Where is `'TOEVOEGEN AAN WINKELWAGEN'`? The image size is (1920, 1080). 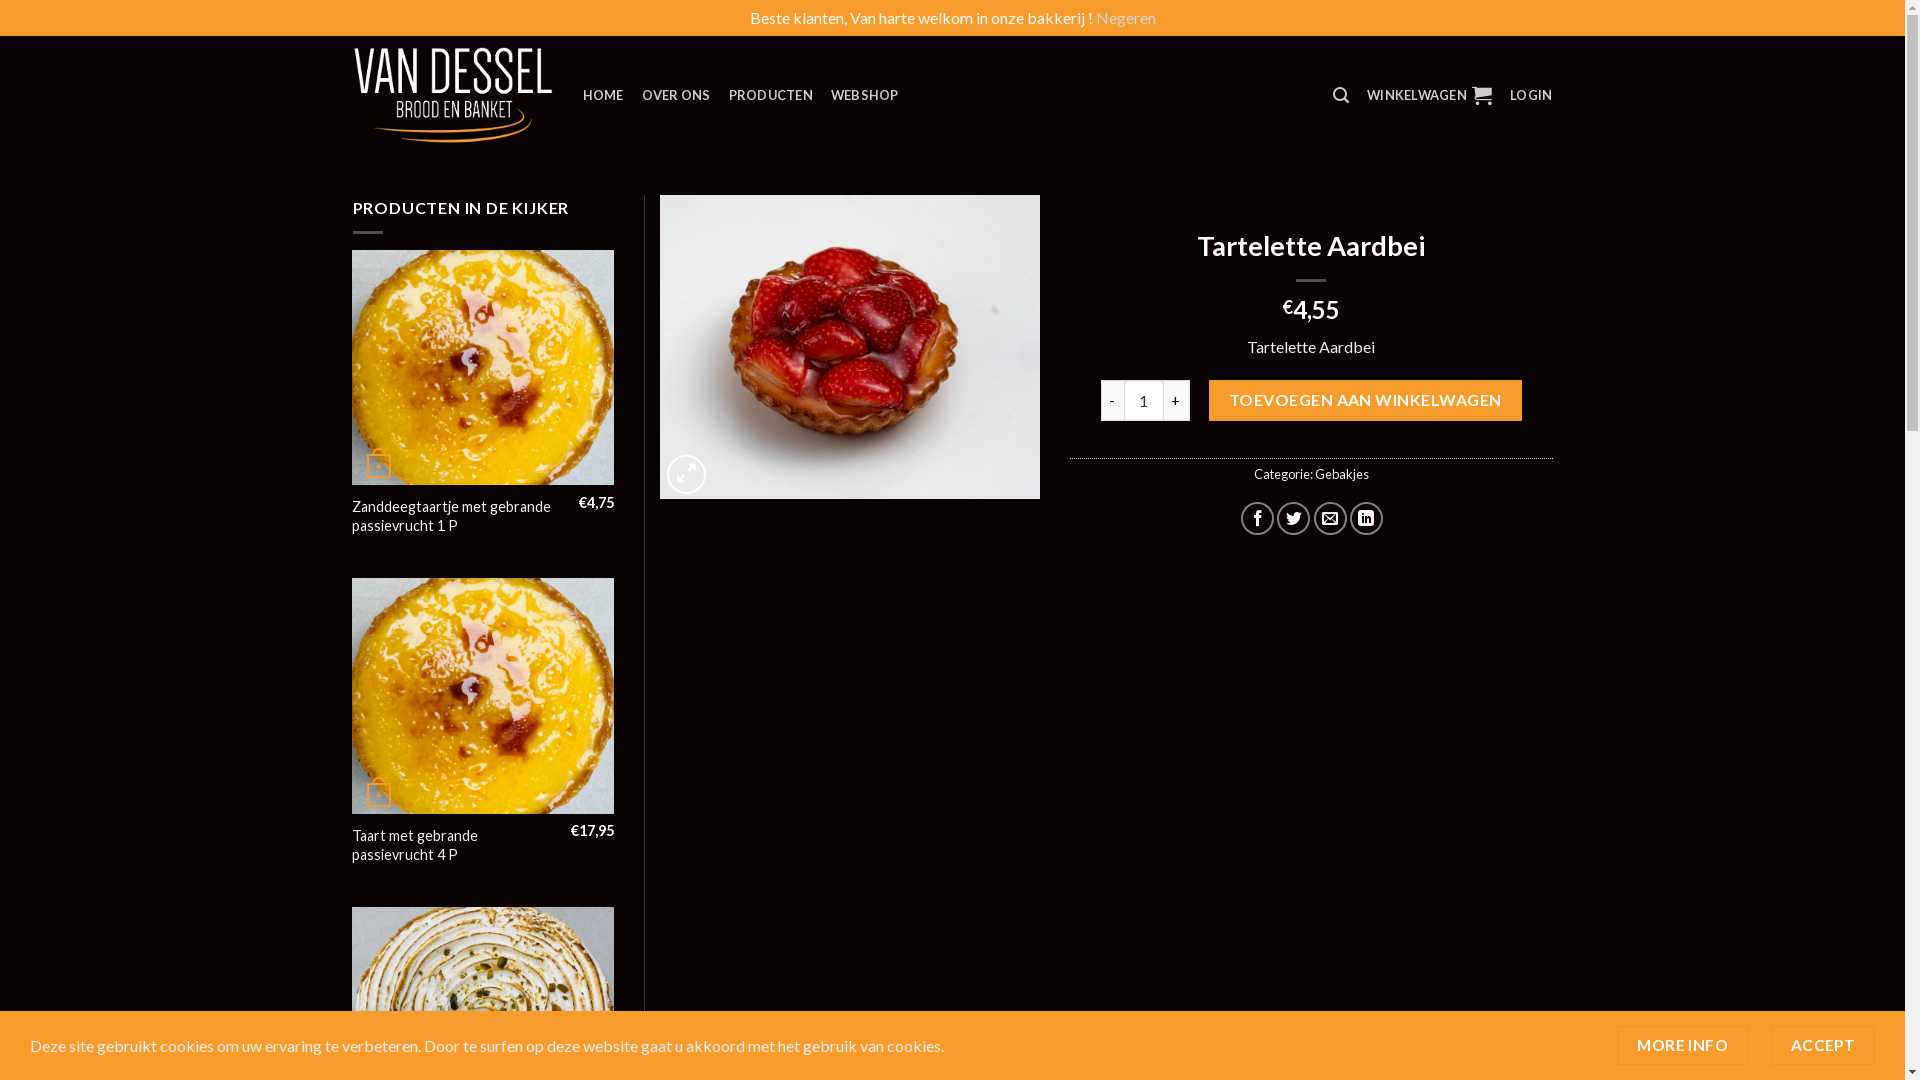
'TOEVOEGEN AAN WINKELWAGEN' is located at coordinates (1364, 400).